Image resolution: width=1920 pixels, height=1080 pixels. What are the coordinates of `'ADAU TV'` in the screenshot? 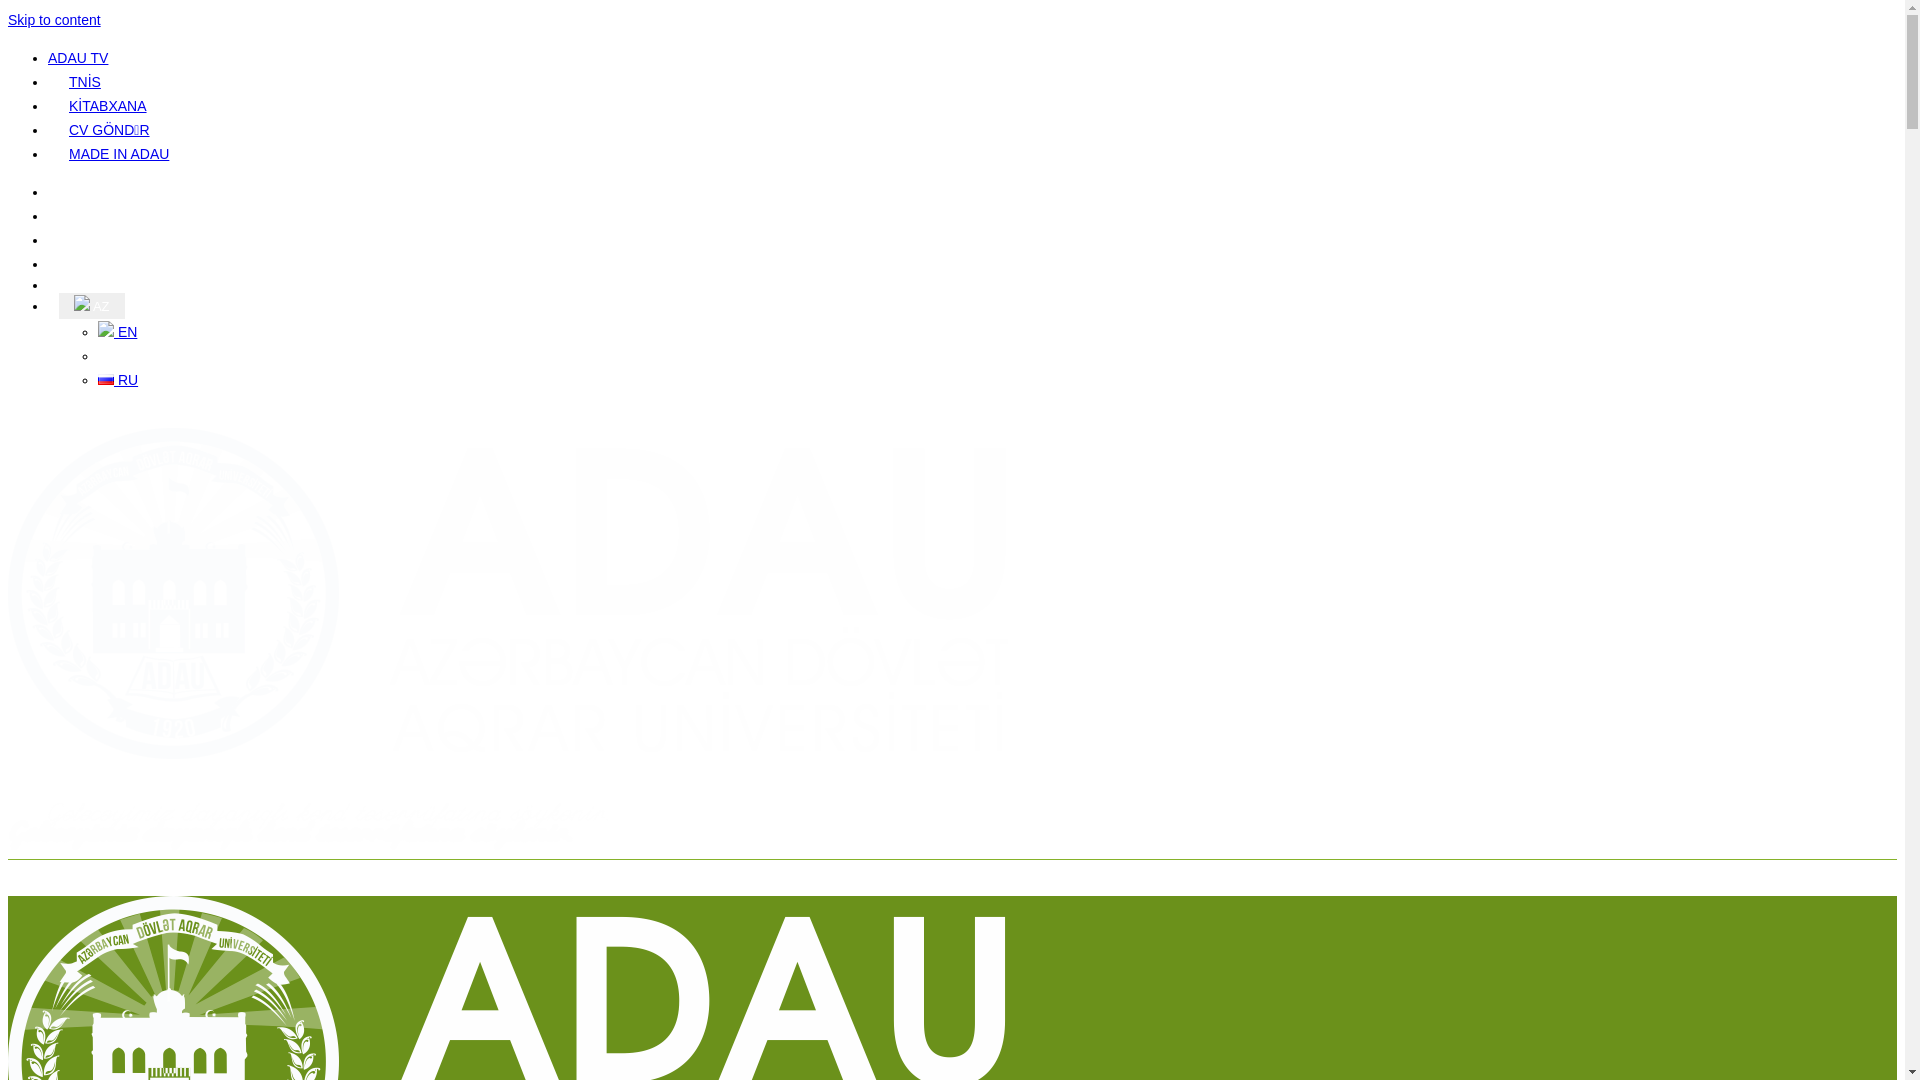 It's located at (48, 56).